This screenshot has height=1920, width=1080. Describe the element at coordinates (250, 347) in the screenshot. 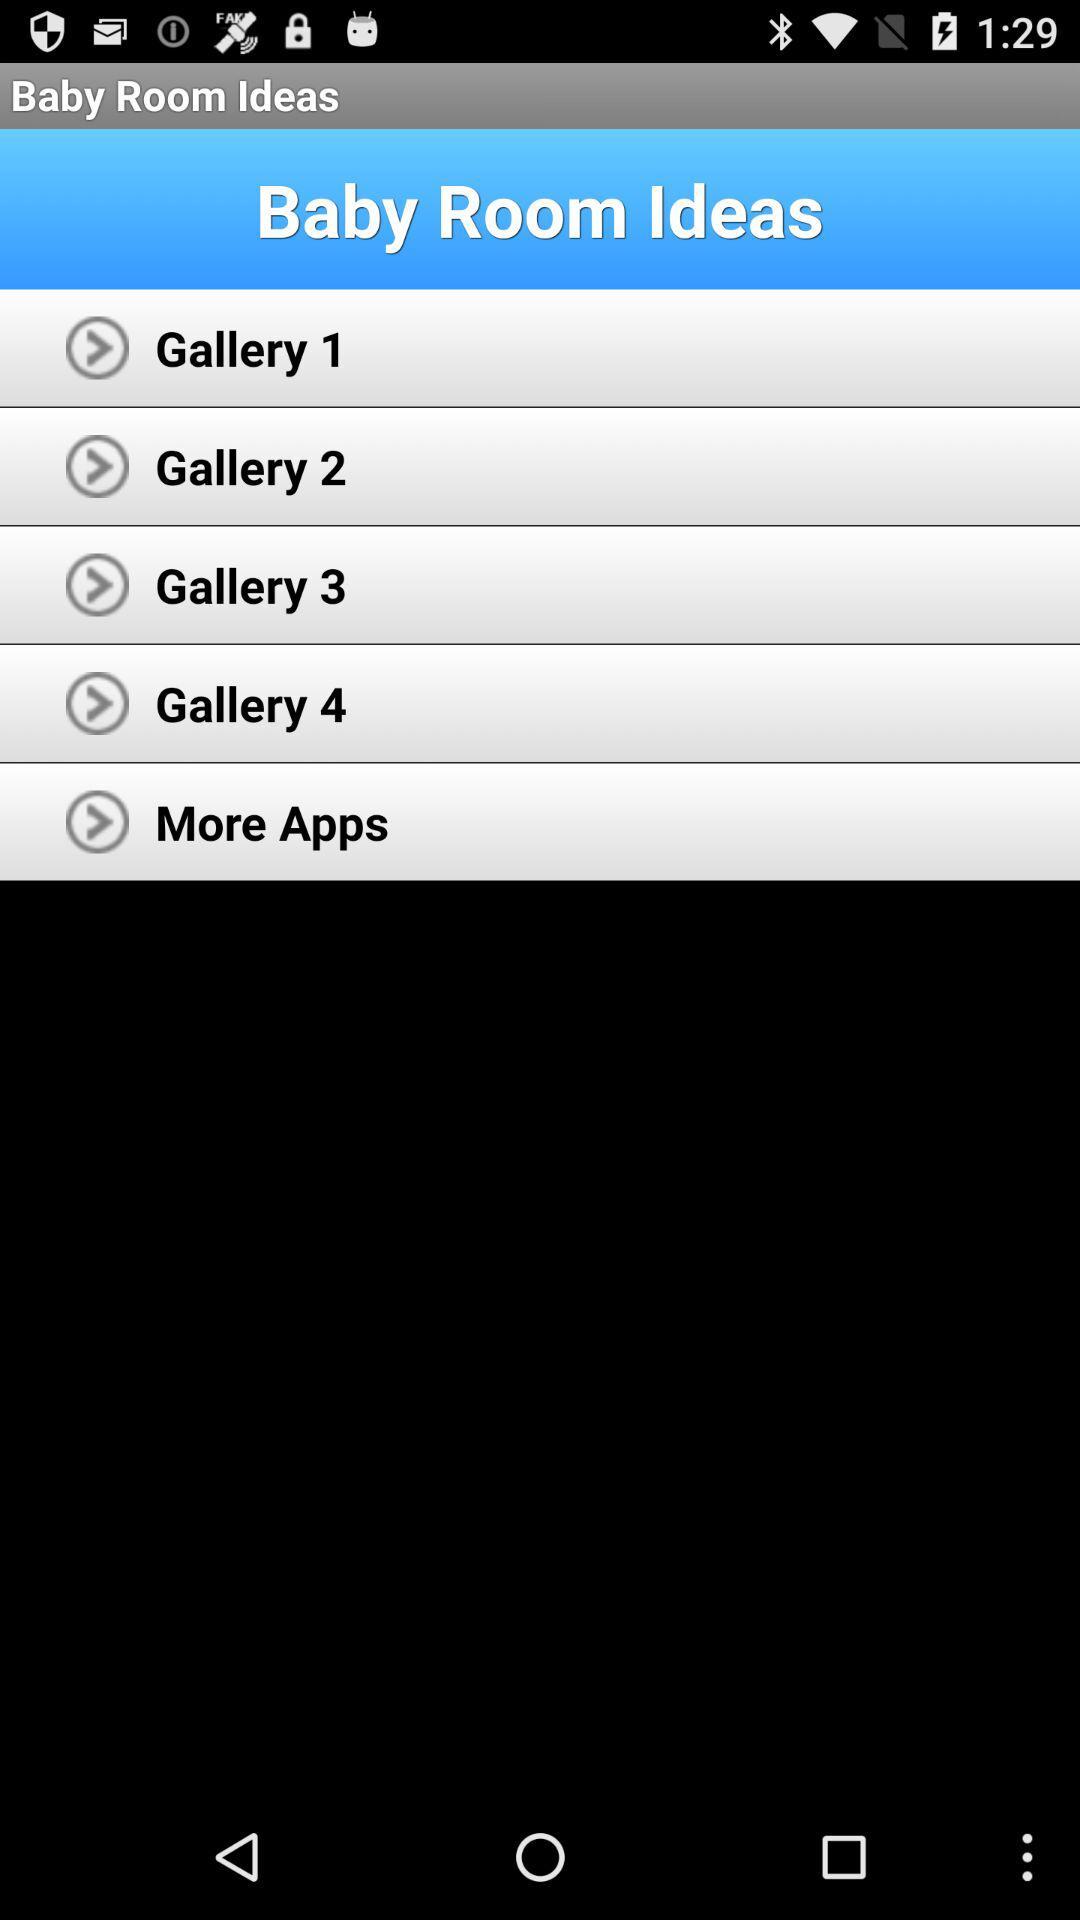

I see `icon below baby room ideas` at that location.